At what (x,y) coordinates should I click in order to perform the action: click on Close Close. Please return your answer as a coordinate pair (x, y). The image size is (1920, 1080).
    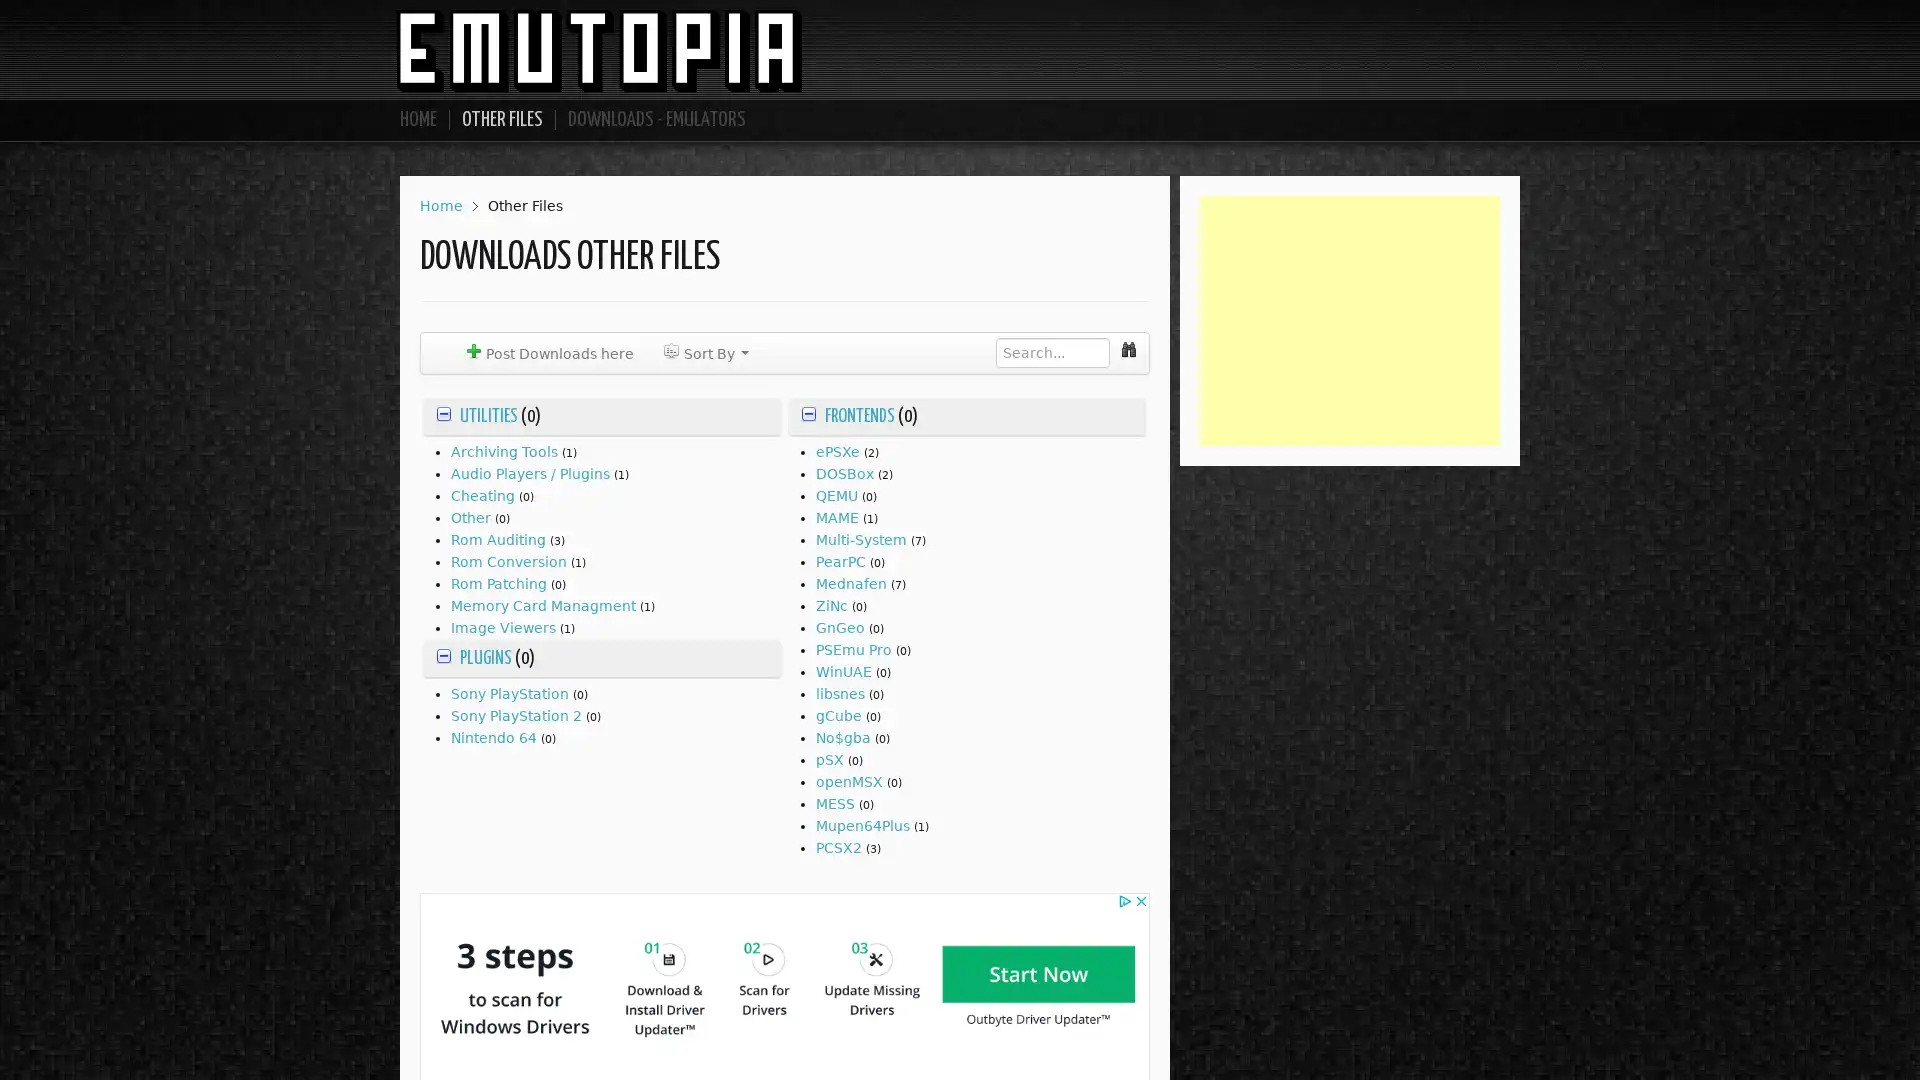
    Looking at the image, I should click on (1106, 409).